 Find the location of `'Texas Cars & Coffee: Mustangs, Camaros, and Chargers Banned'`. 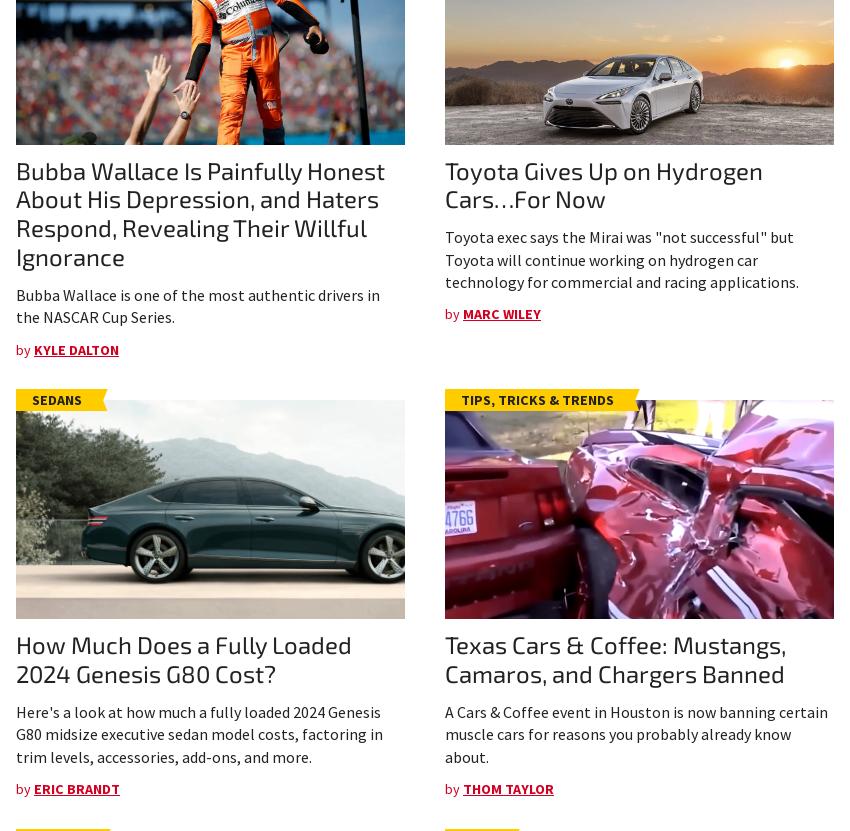

'Texas Cars & Coffee: Mustangs, Camaros, and Chargers Banned' is located at coordinates (614, 658).